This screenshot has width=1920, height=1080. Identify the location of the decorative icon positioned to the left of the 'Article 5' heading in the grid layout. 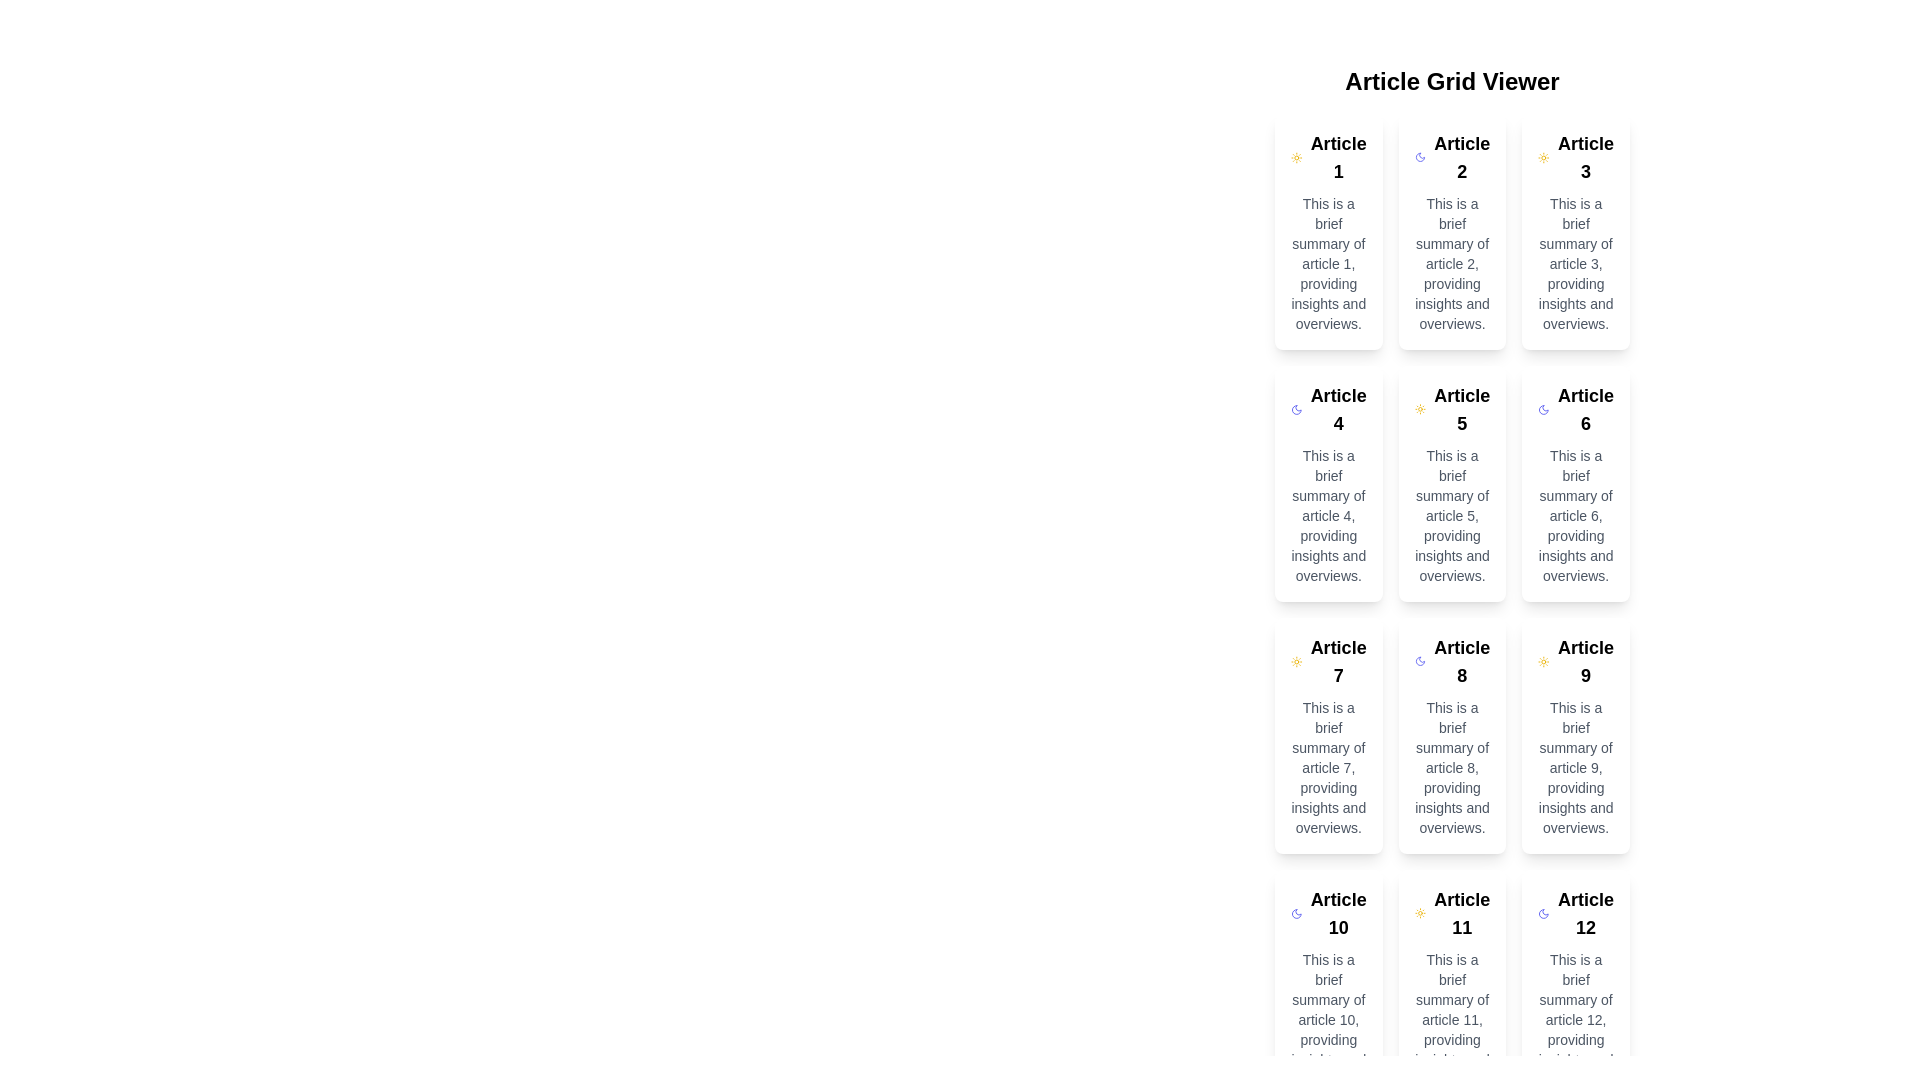
(1419, 408).